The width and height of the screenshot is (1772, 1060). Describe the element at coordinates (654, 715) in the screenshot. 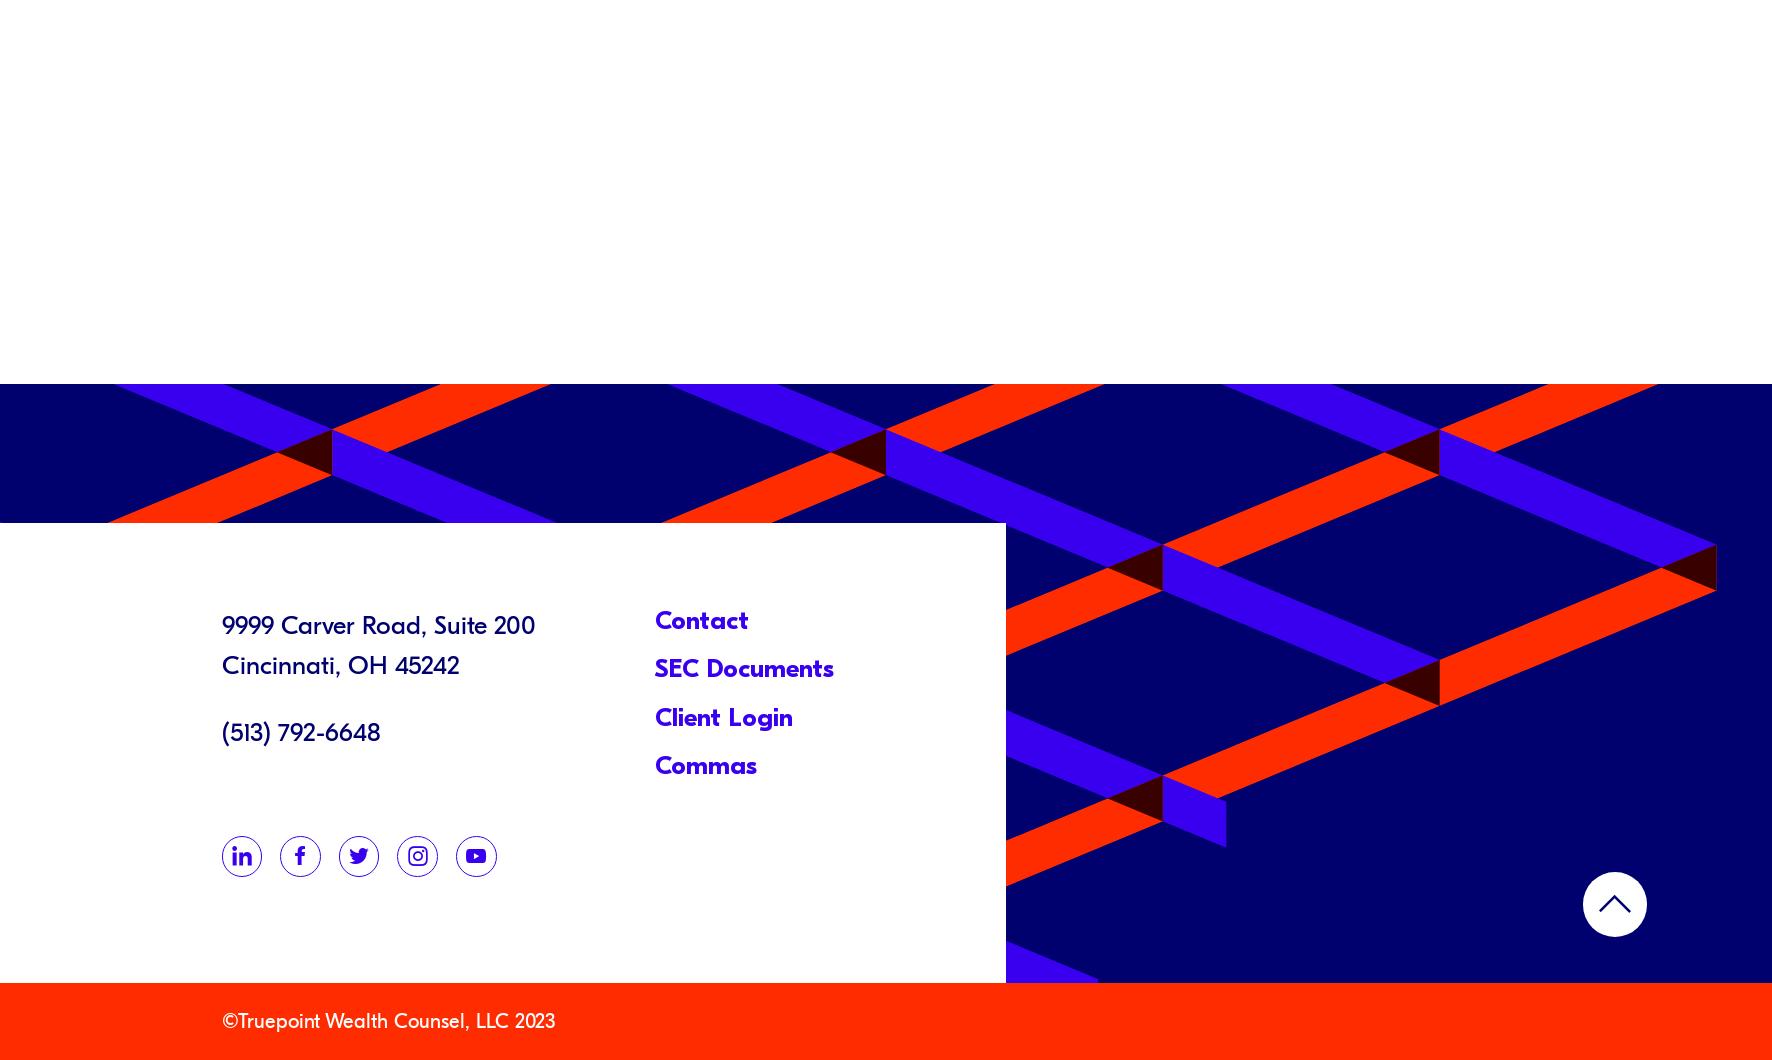

I see `'Client Login'` at that location.